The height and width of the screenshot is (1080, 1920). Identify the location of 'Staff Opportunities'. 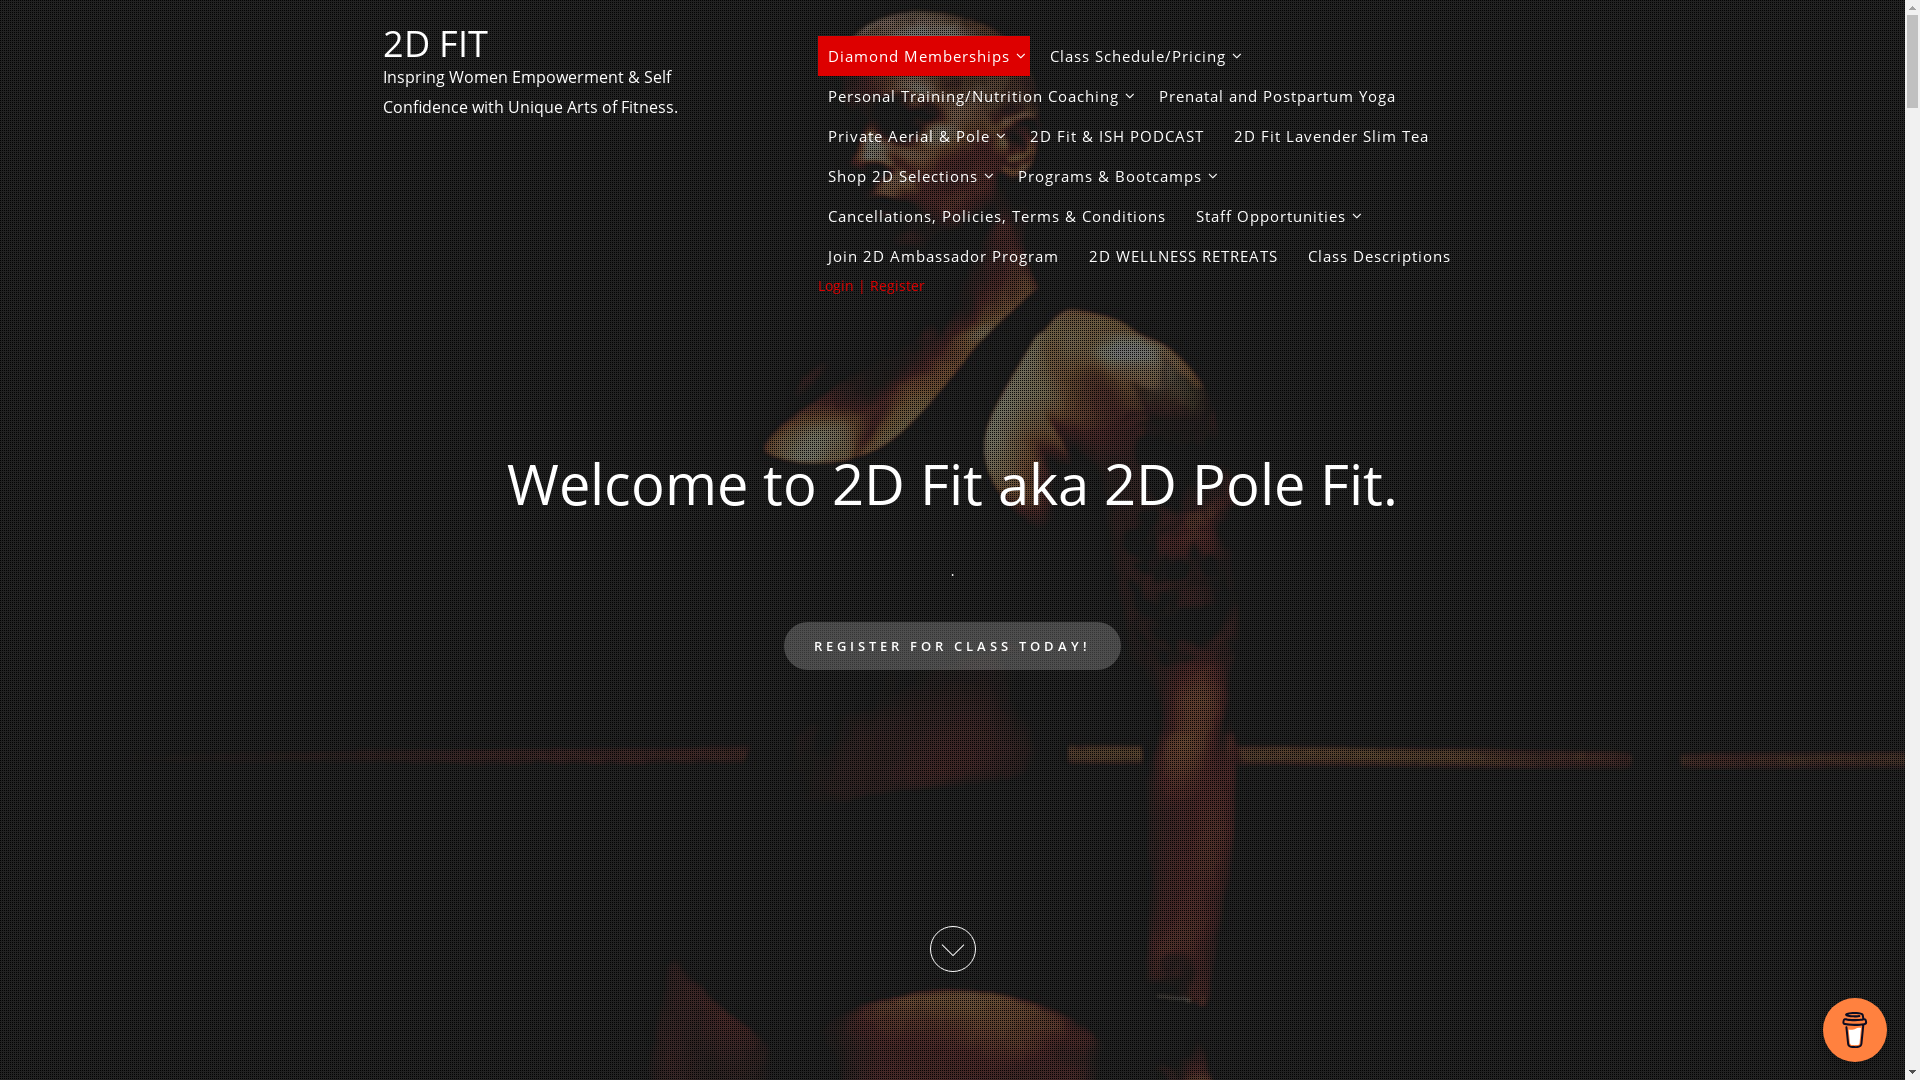
(1185, 216).